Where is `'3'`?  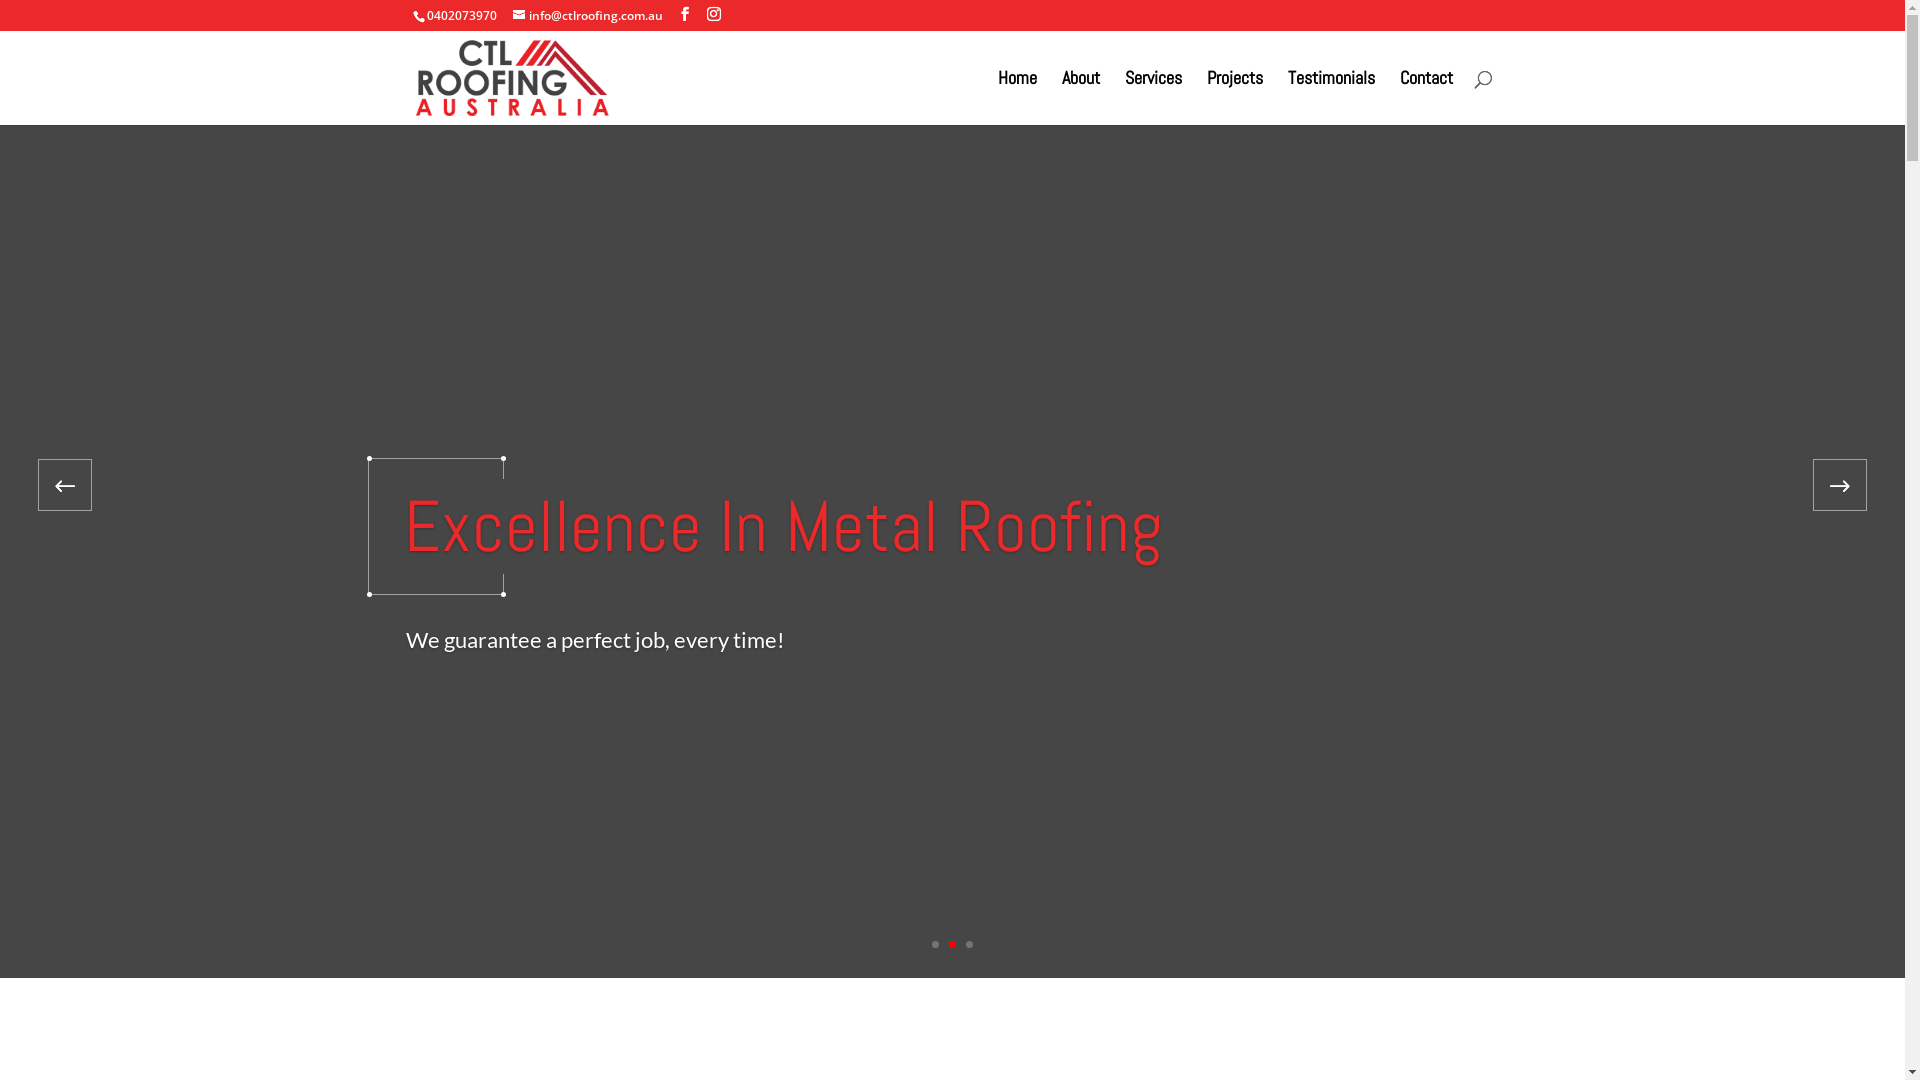
'3' is located at coordinates (965, 944).